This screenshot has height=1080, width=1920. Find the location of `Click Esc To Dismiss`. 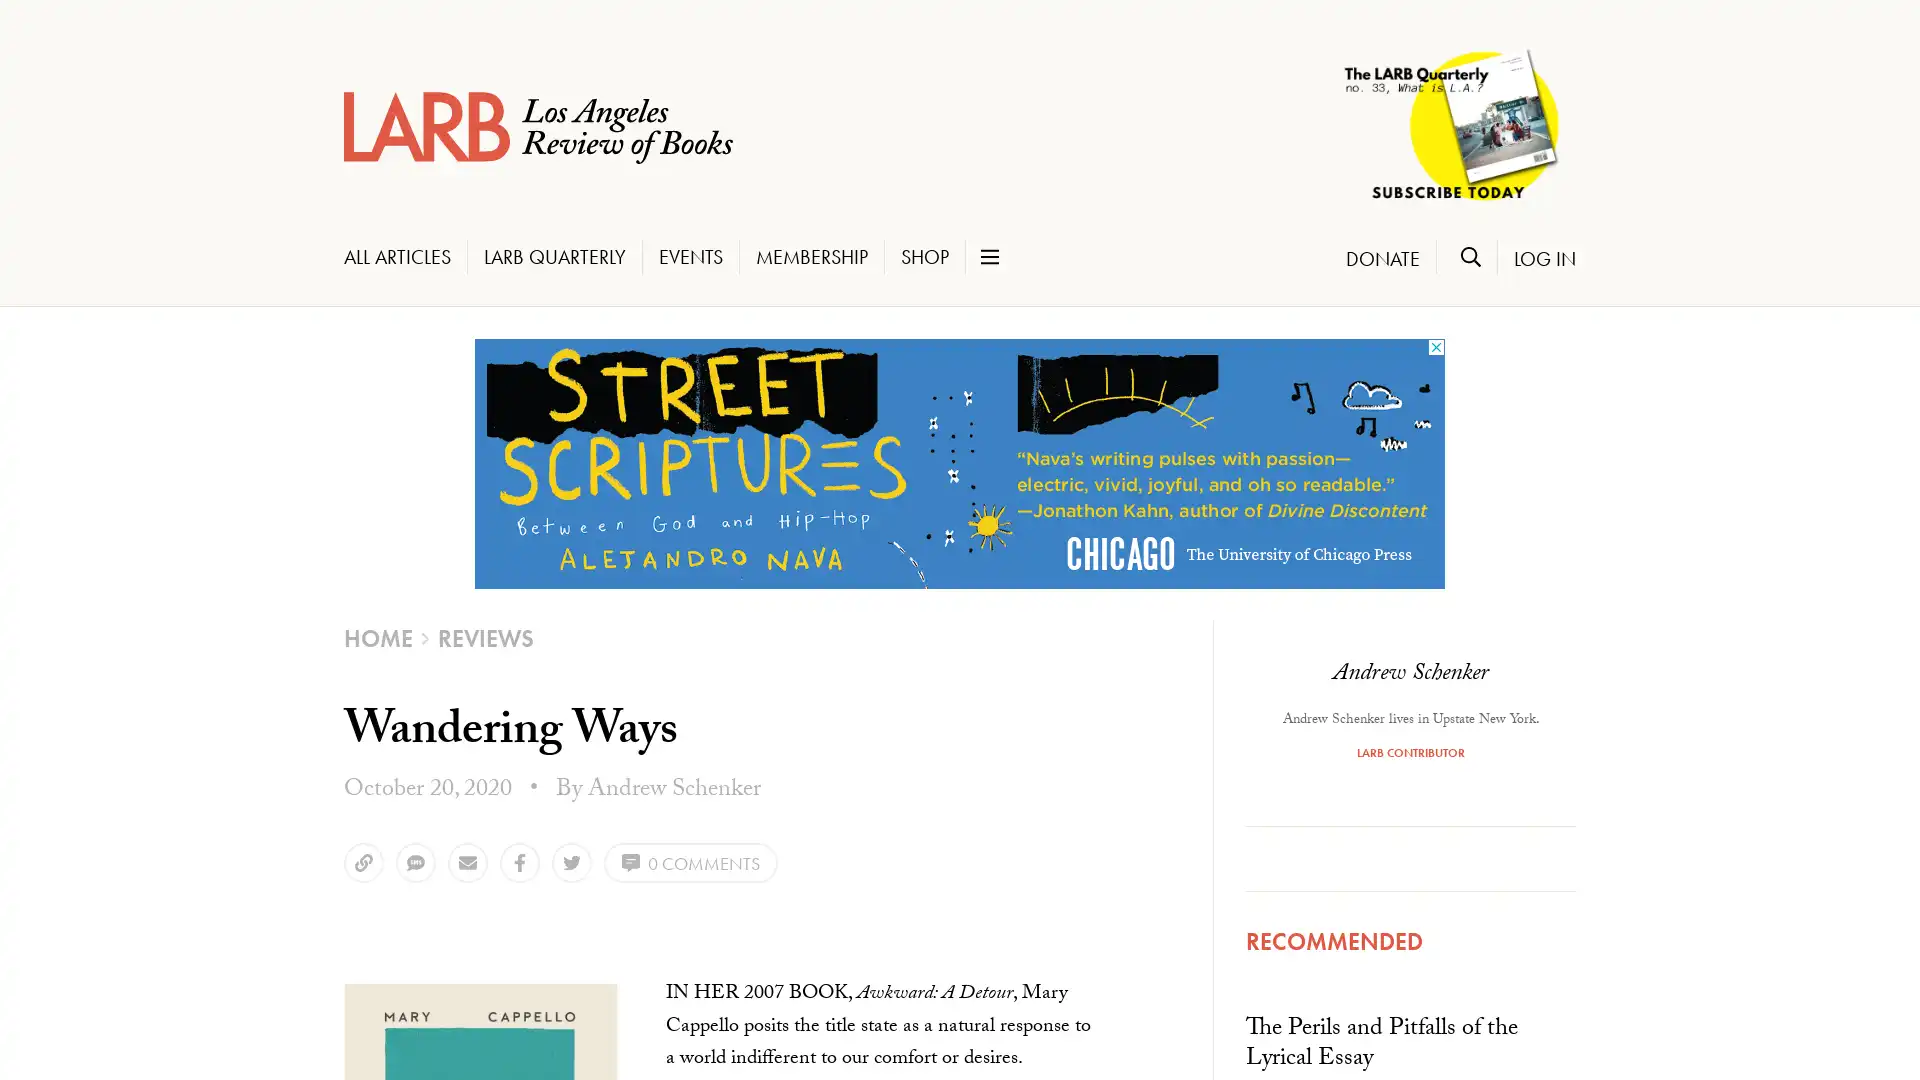

Click Esc To Dismiss is located at coordinates (95, 991).